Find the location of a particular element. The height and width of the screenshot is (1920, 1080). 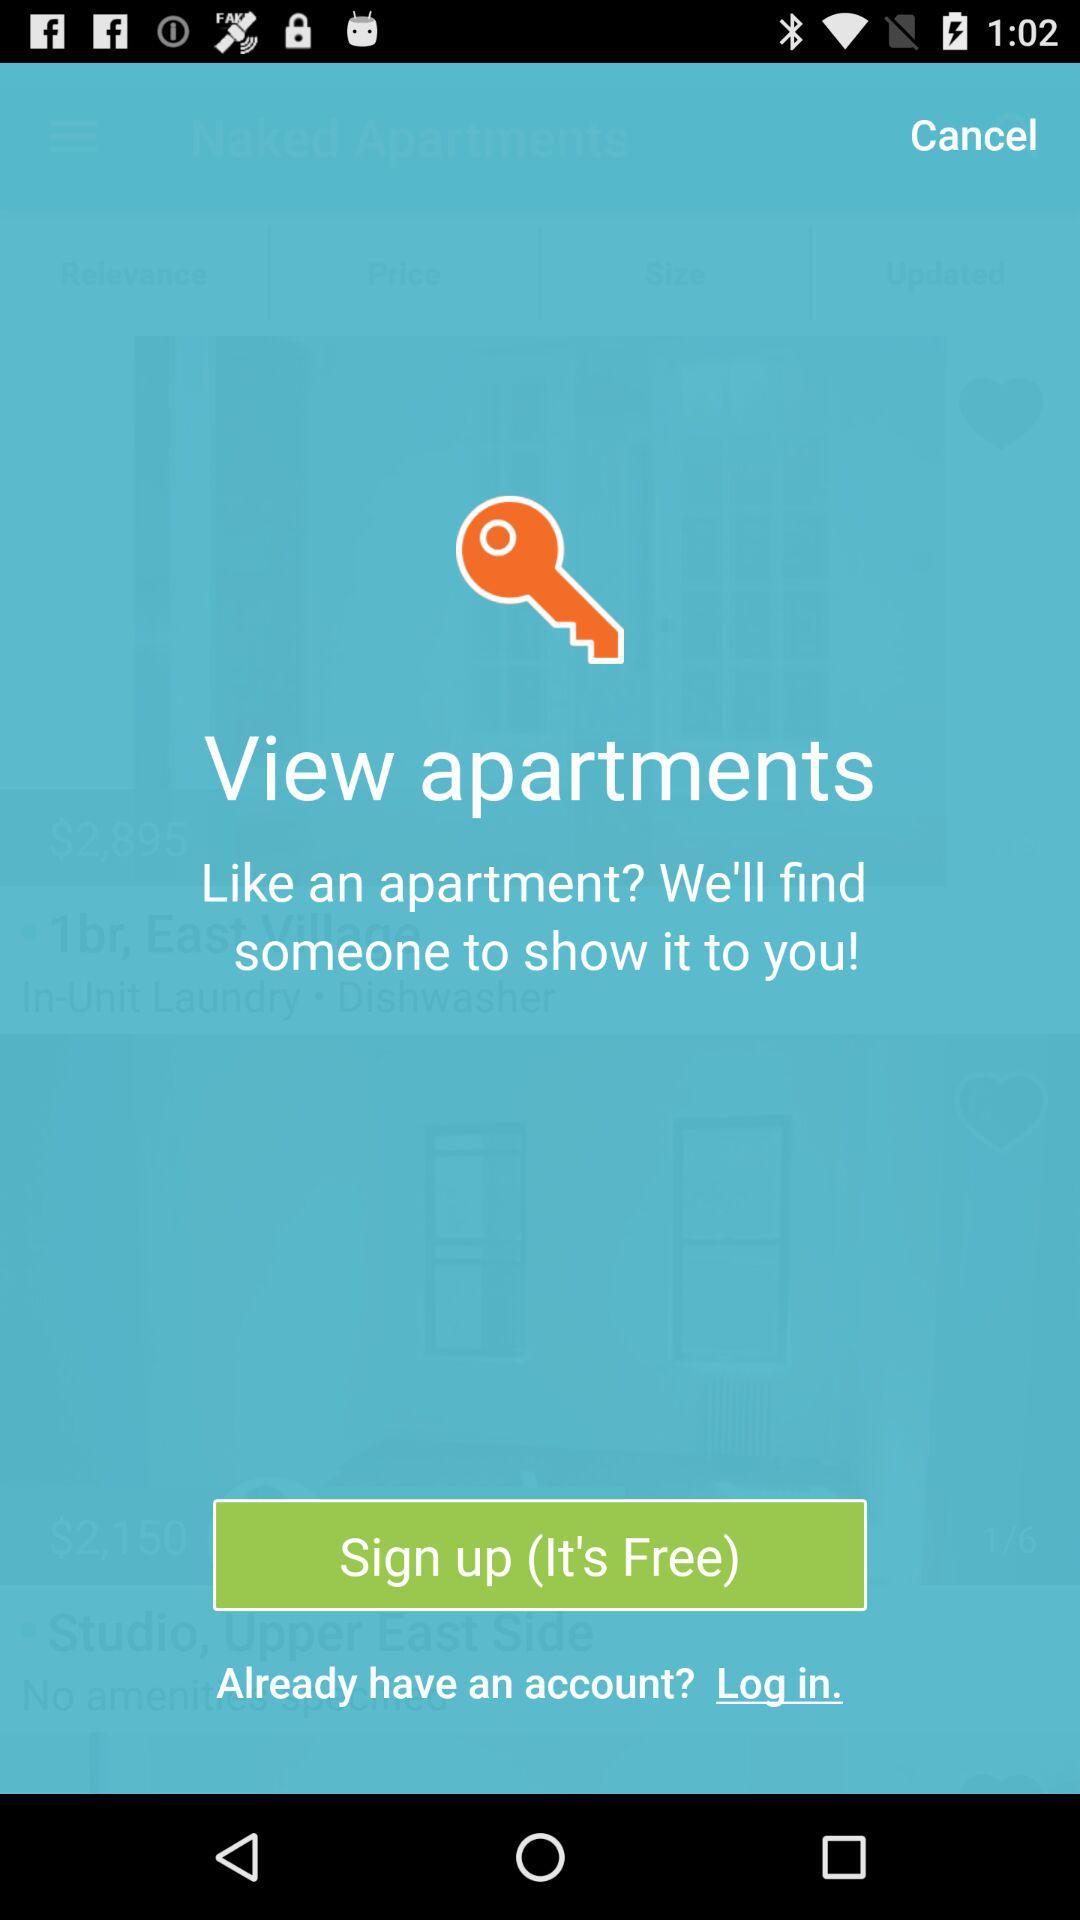

icon at the top right corner is located at coordinates (972, 132).